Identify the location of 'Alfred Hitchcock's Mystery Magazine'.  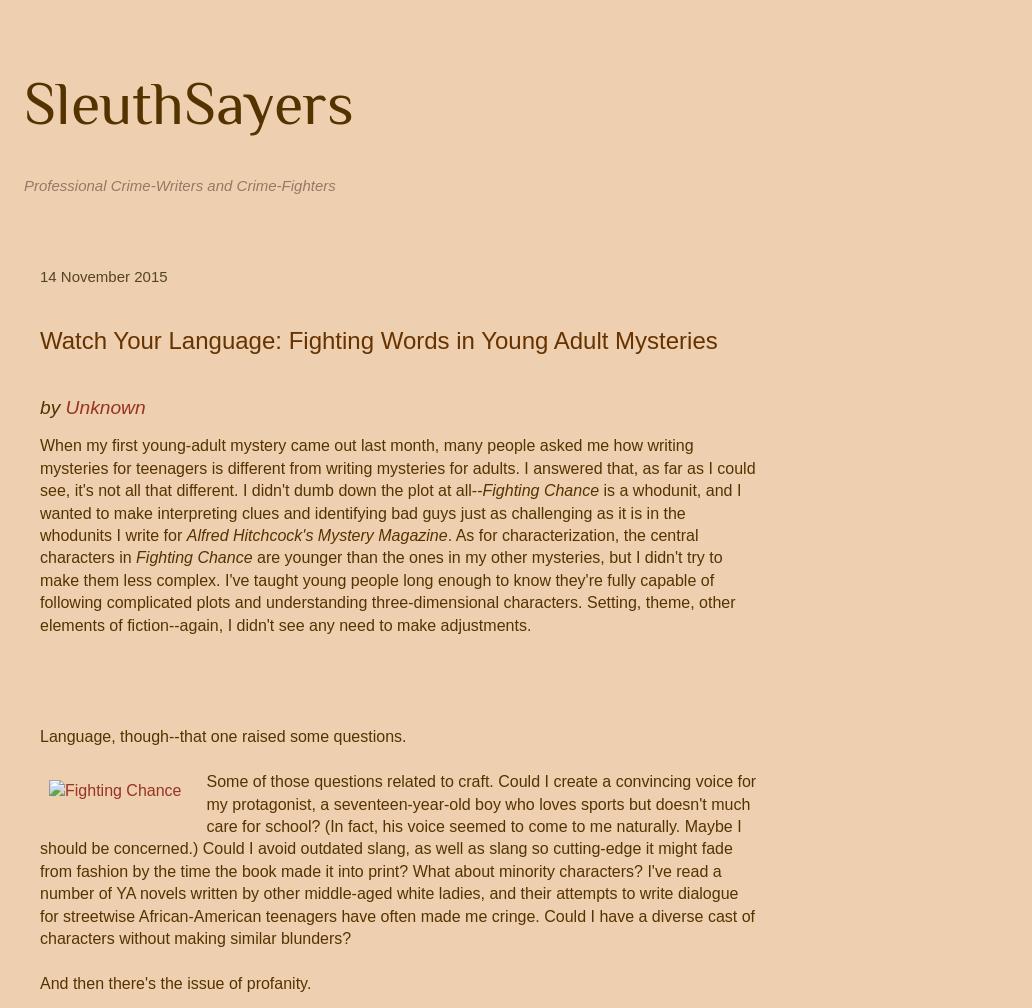
(184, 534).